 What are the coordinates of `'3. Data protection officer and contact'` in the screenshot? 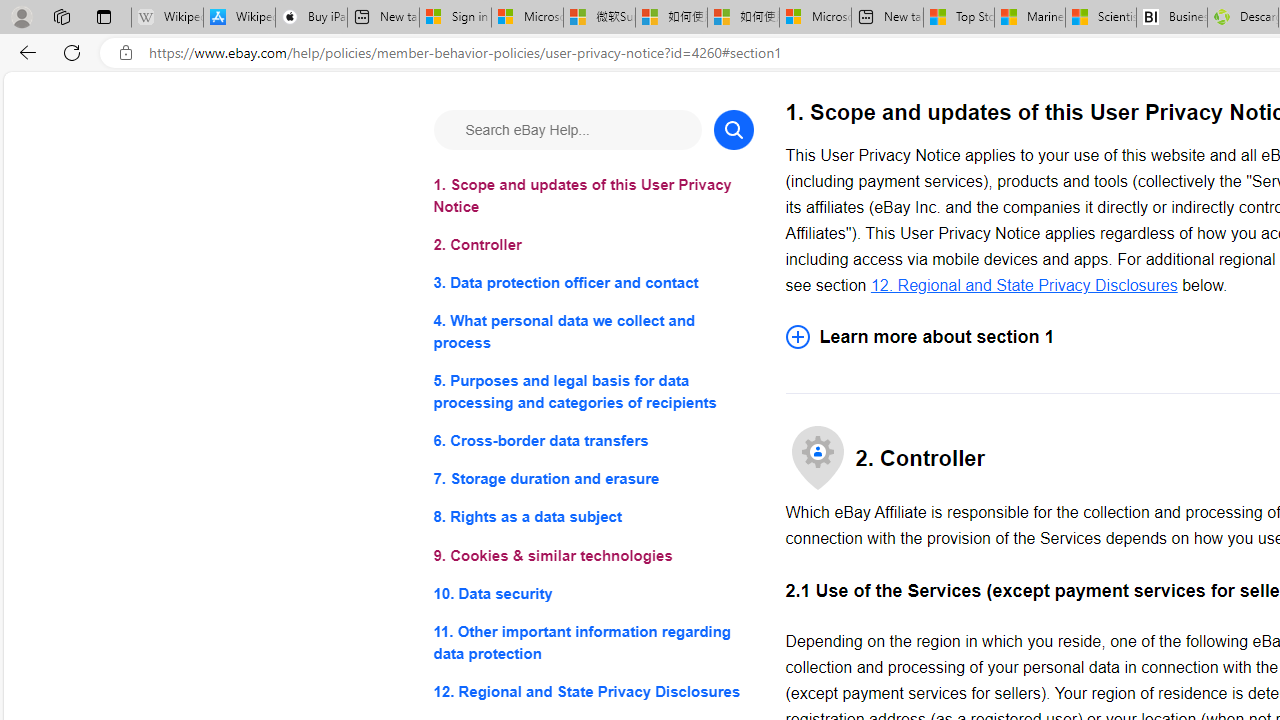 It's located at (592, 283).